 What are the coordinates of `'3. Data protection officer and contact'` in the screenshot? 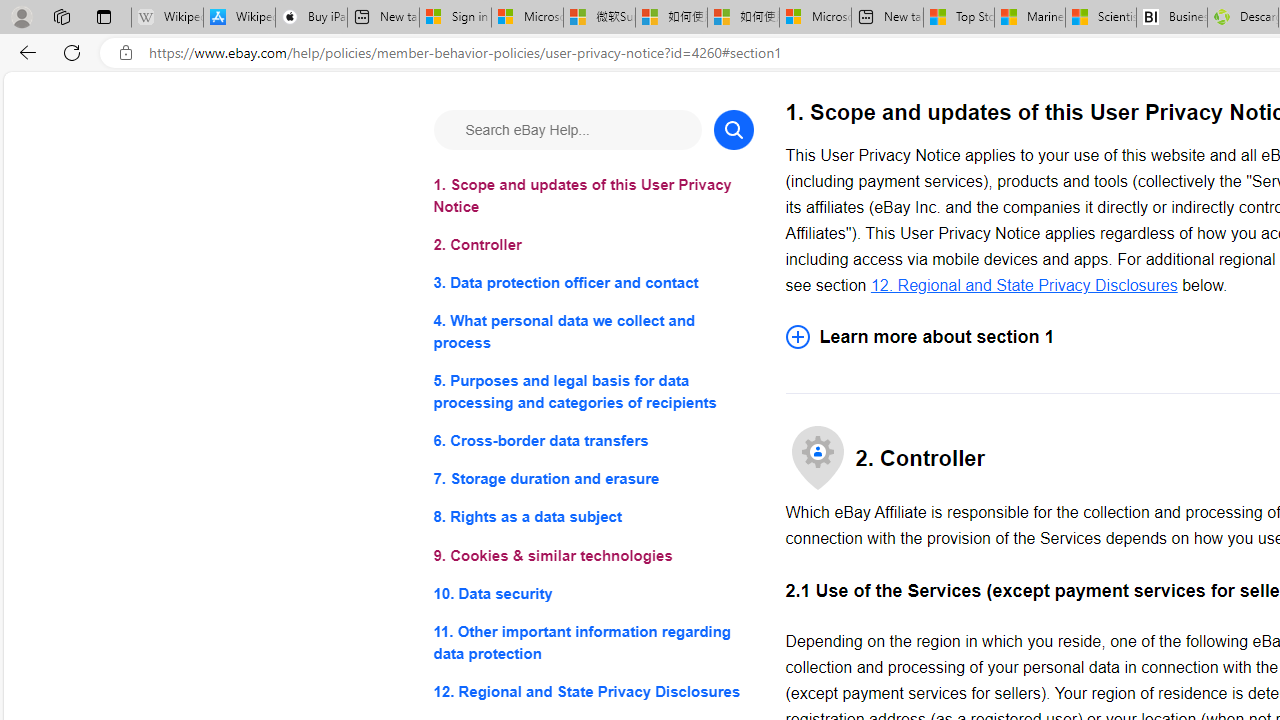 It's located at (592, 283).